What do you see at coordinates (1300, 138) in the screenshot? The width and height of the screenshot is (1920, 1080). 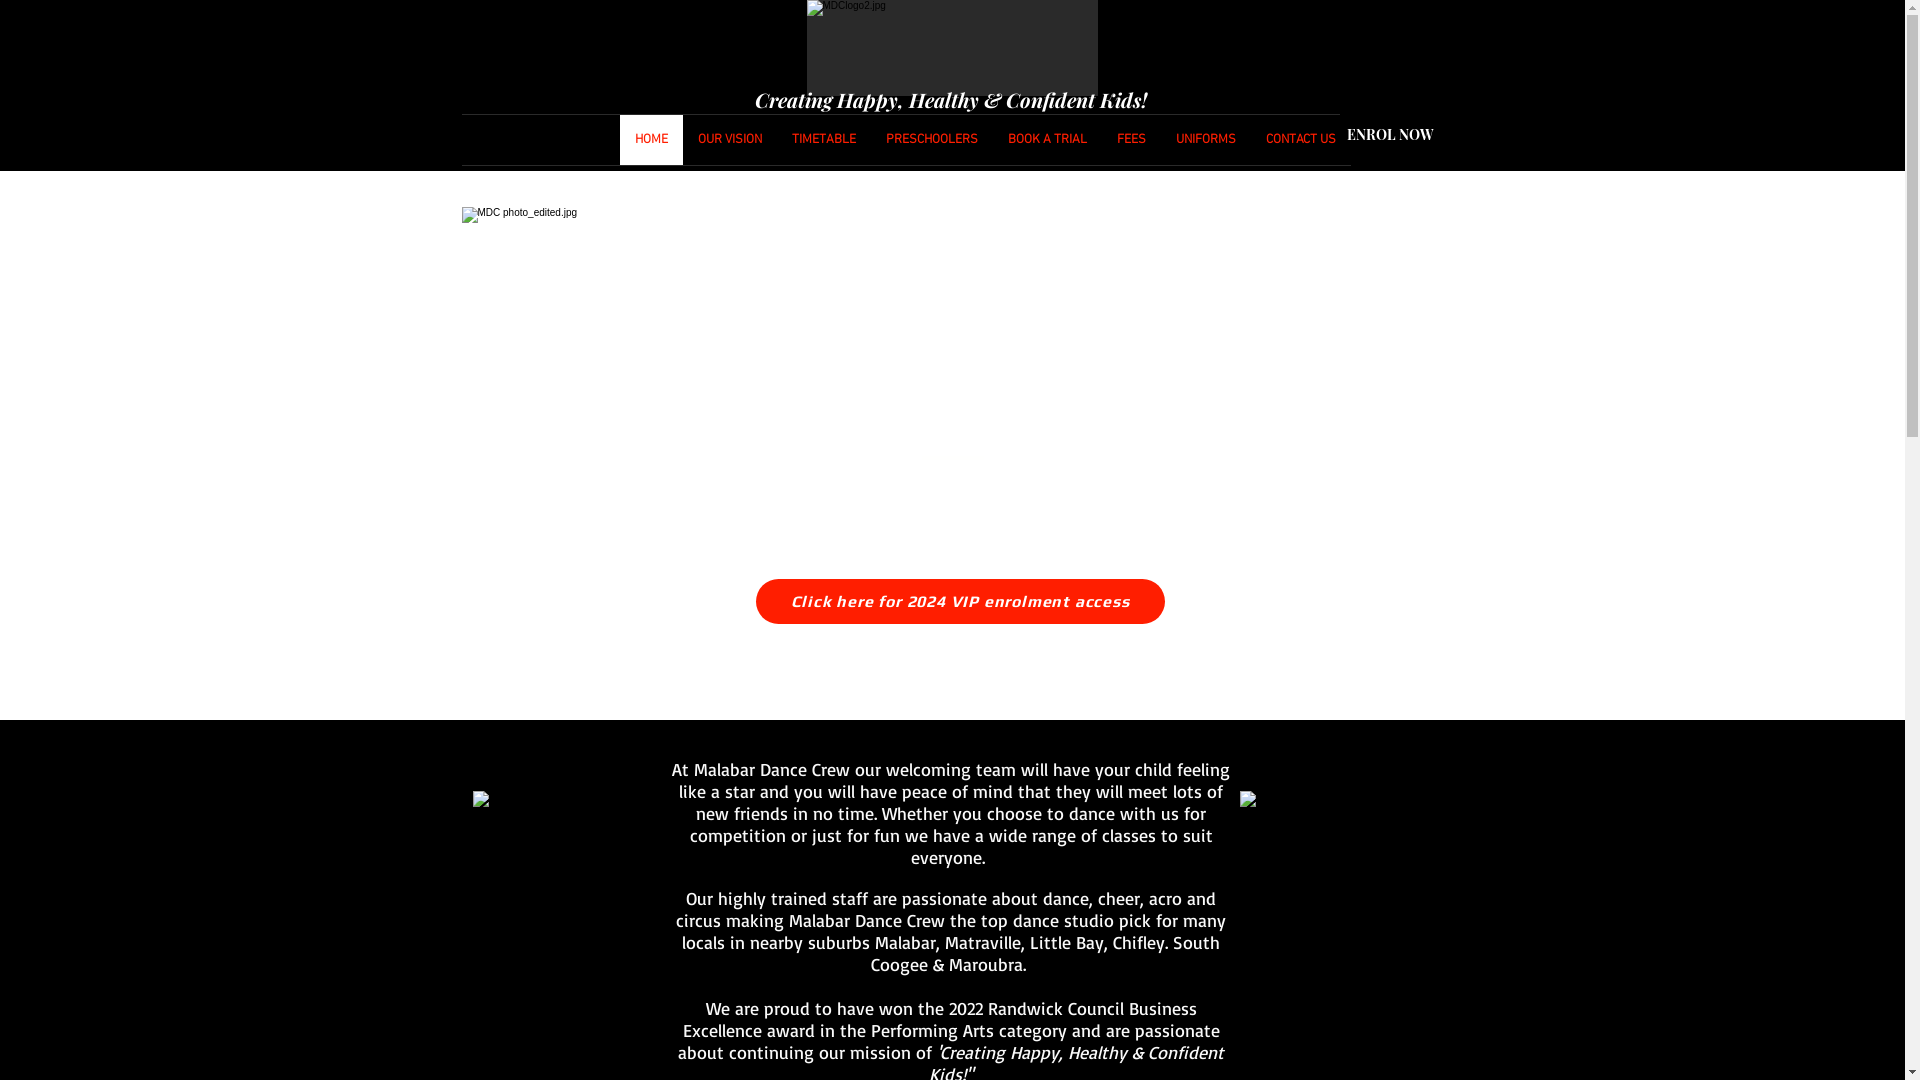 I see `'CONTACT US'` at bounding box center [1300, 138].